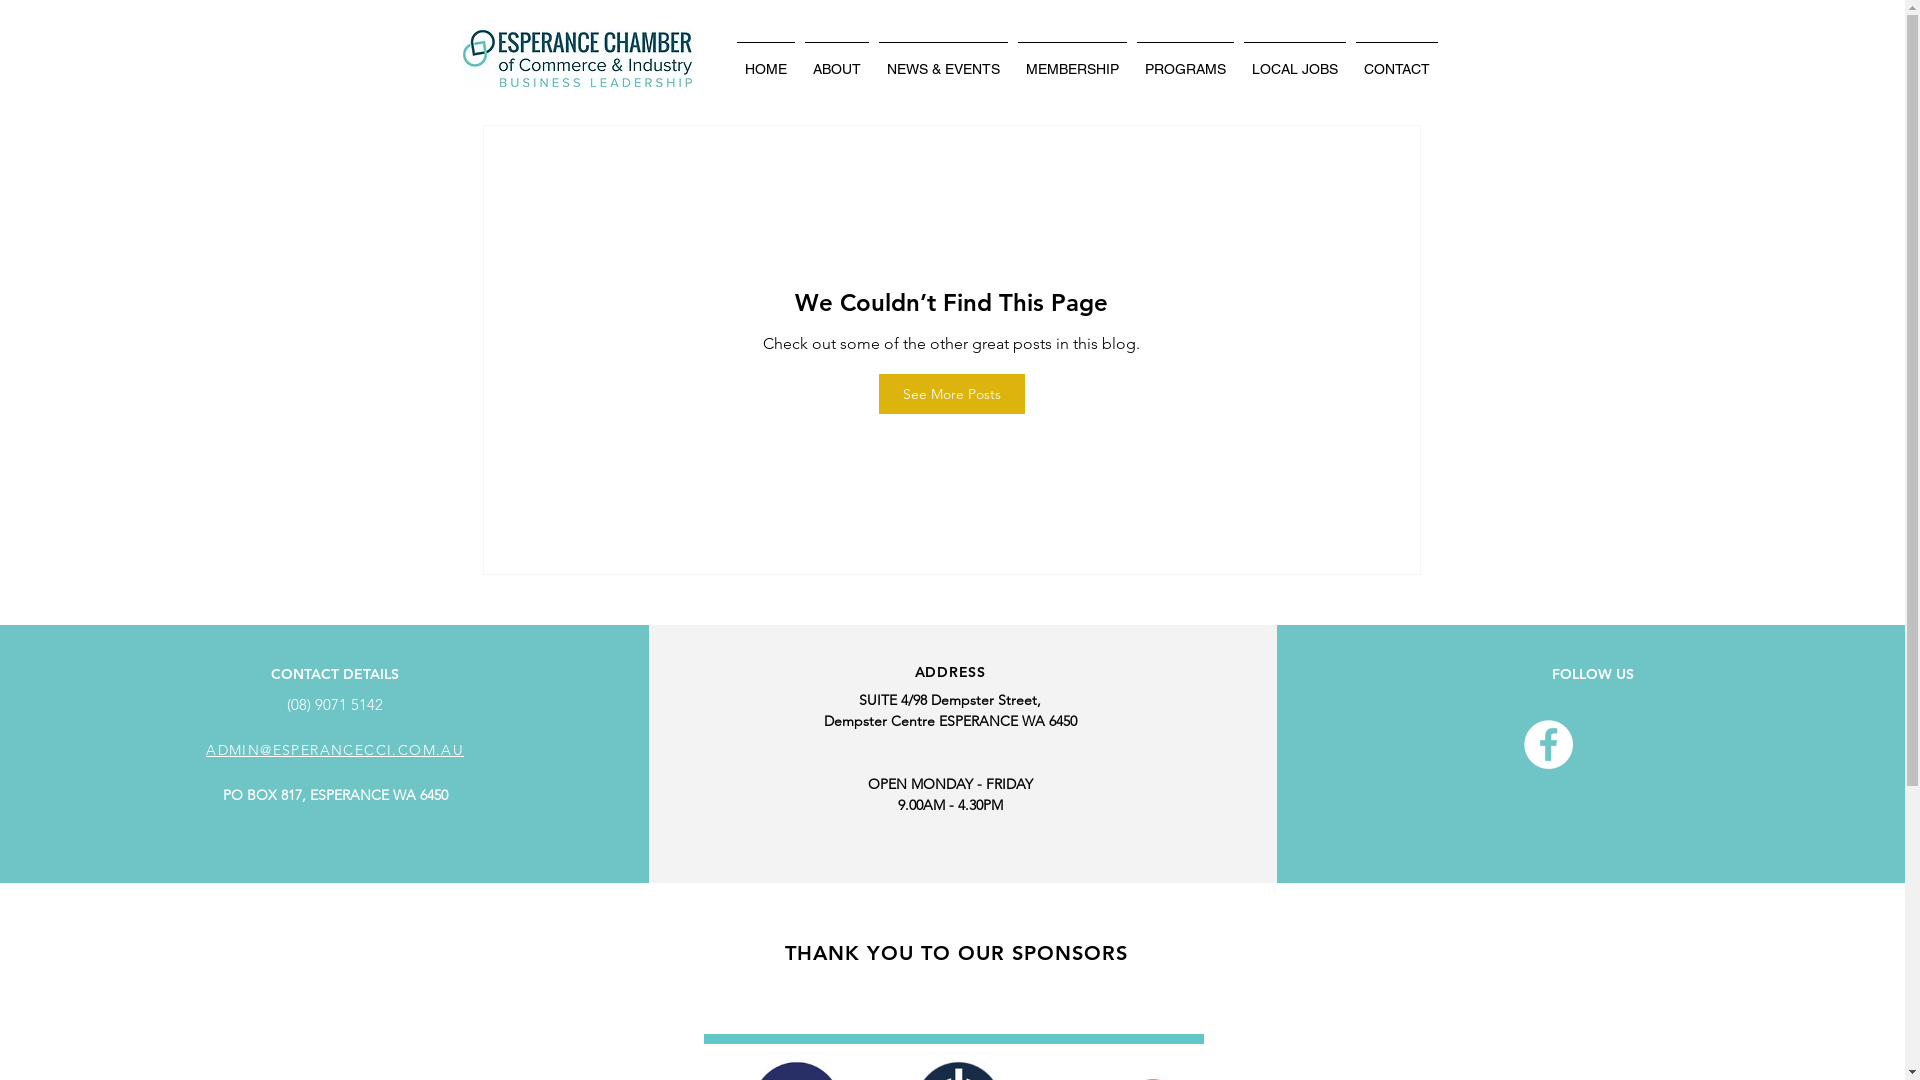 The height and width of the screenshot is (1080, 1920). What do you see at coordinates (765, 59) in the screenshot?
I see `'HOME'` at bounding box center [765, 59].